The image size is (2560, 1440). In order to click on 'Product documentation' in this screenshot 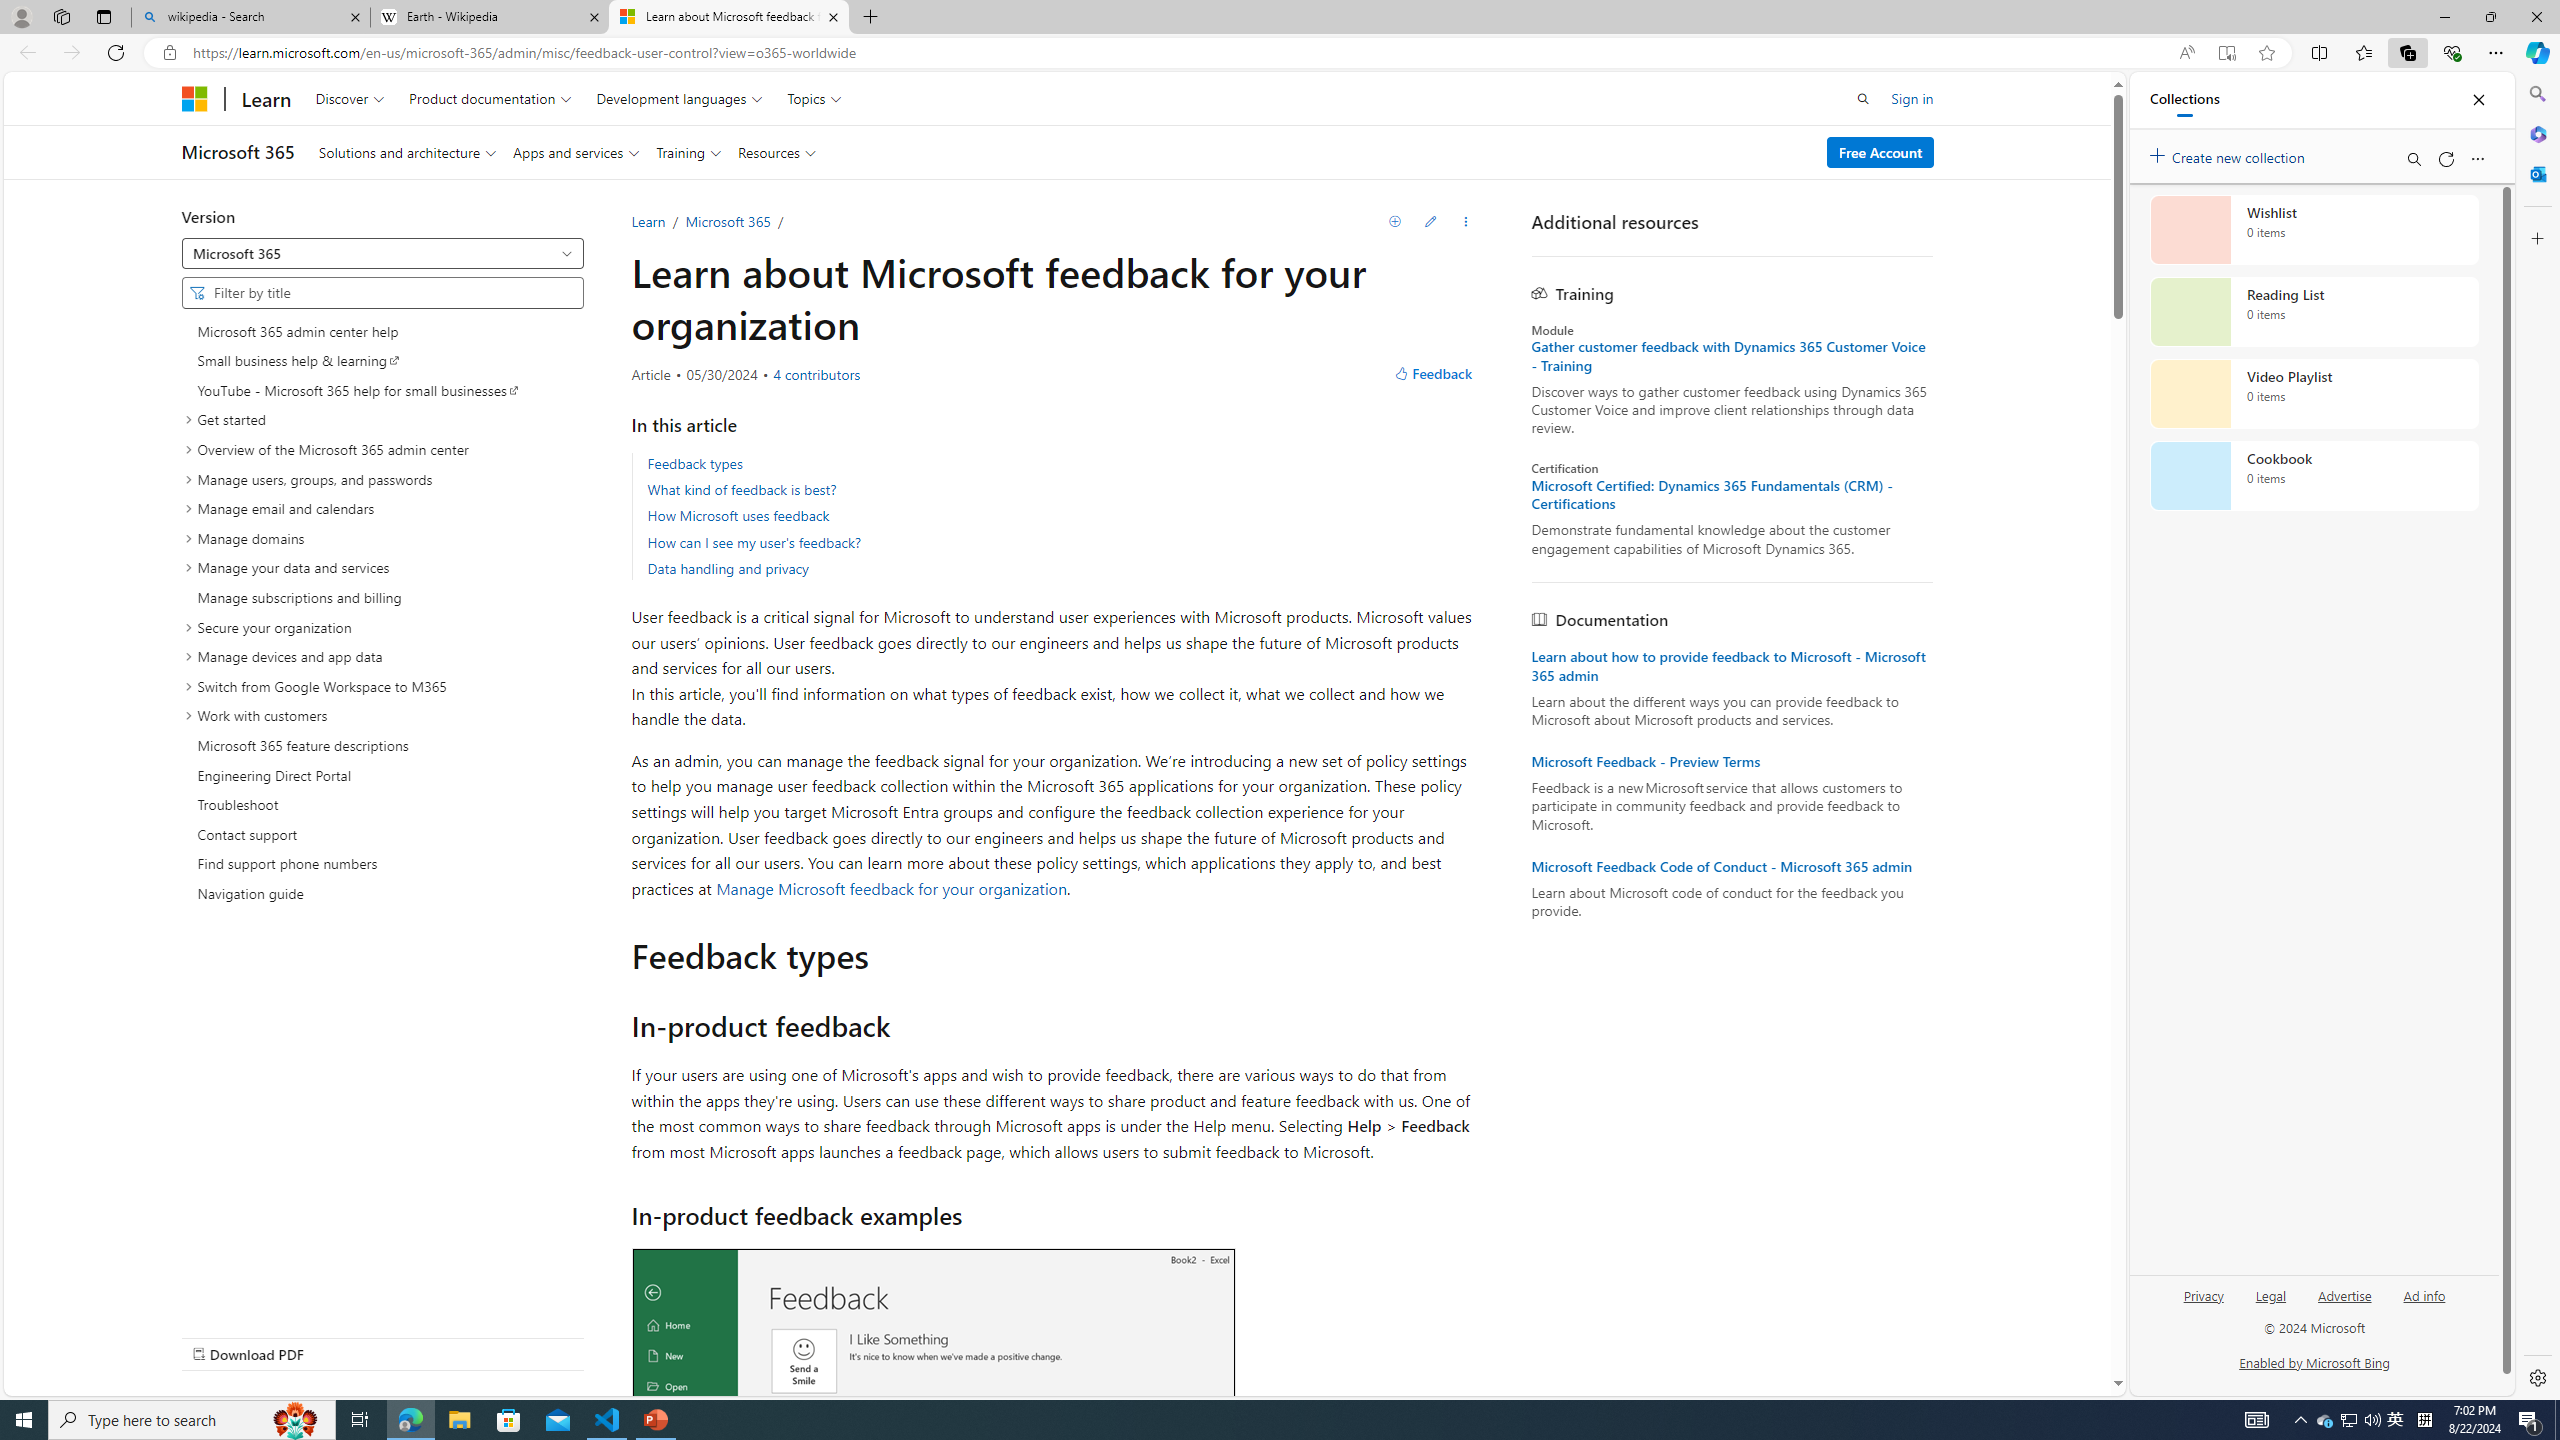, I will do `click(489, 97)`.